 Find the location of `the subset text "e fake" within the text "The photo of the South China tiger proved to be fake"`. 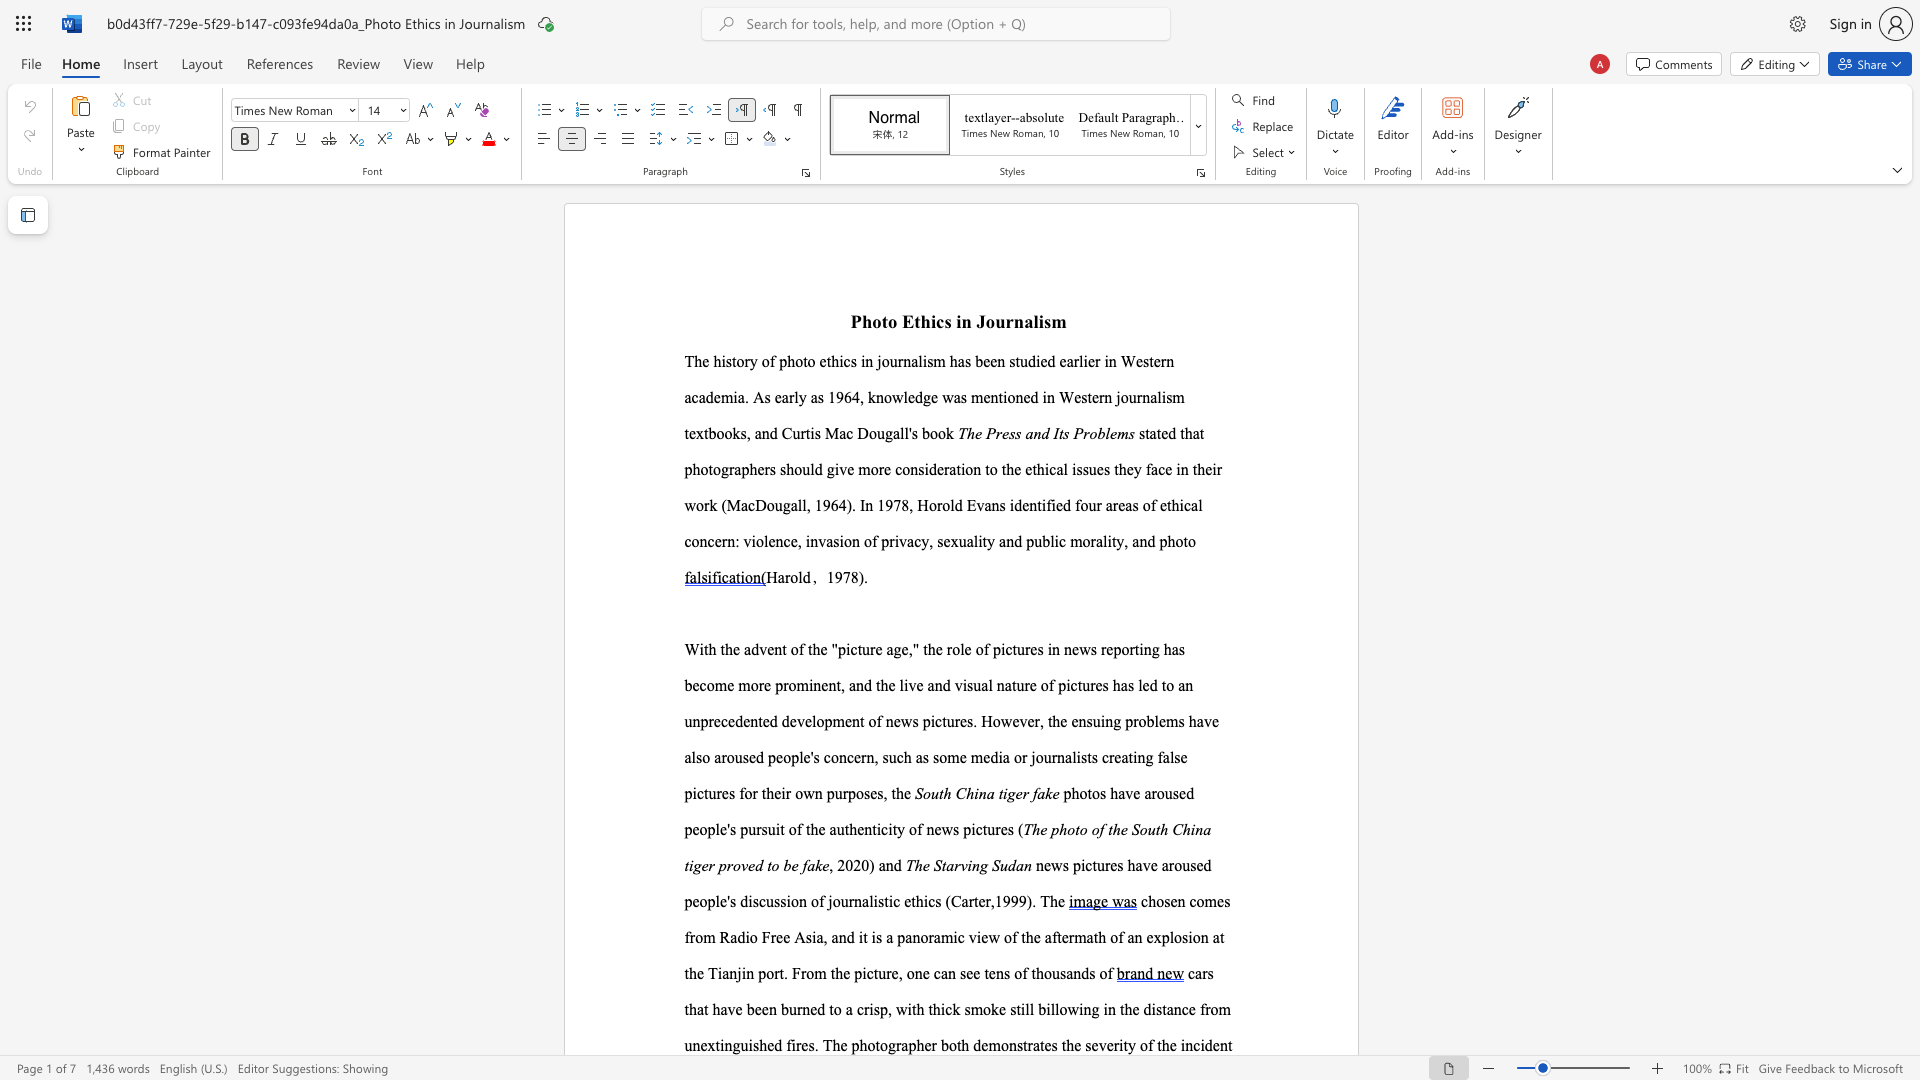

the subset text "e fake" within the text "The photo of the South China tiger proved to be fake" is located at coordinates (790, 864).